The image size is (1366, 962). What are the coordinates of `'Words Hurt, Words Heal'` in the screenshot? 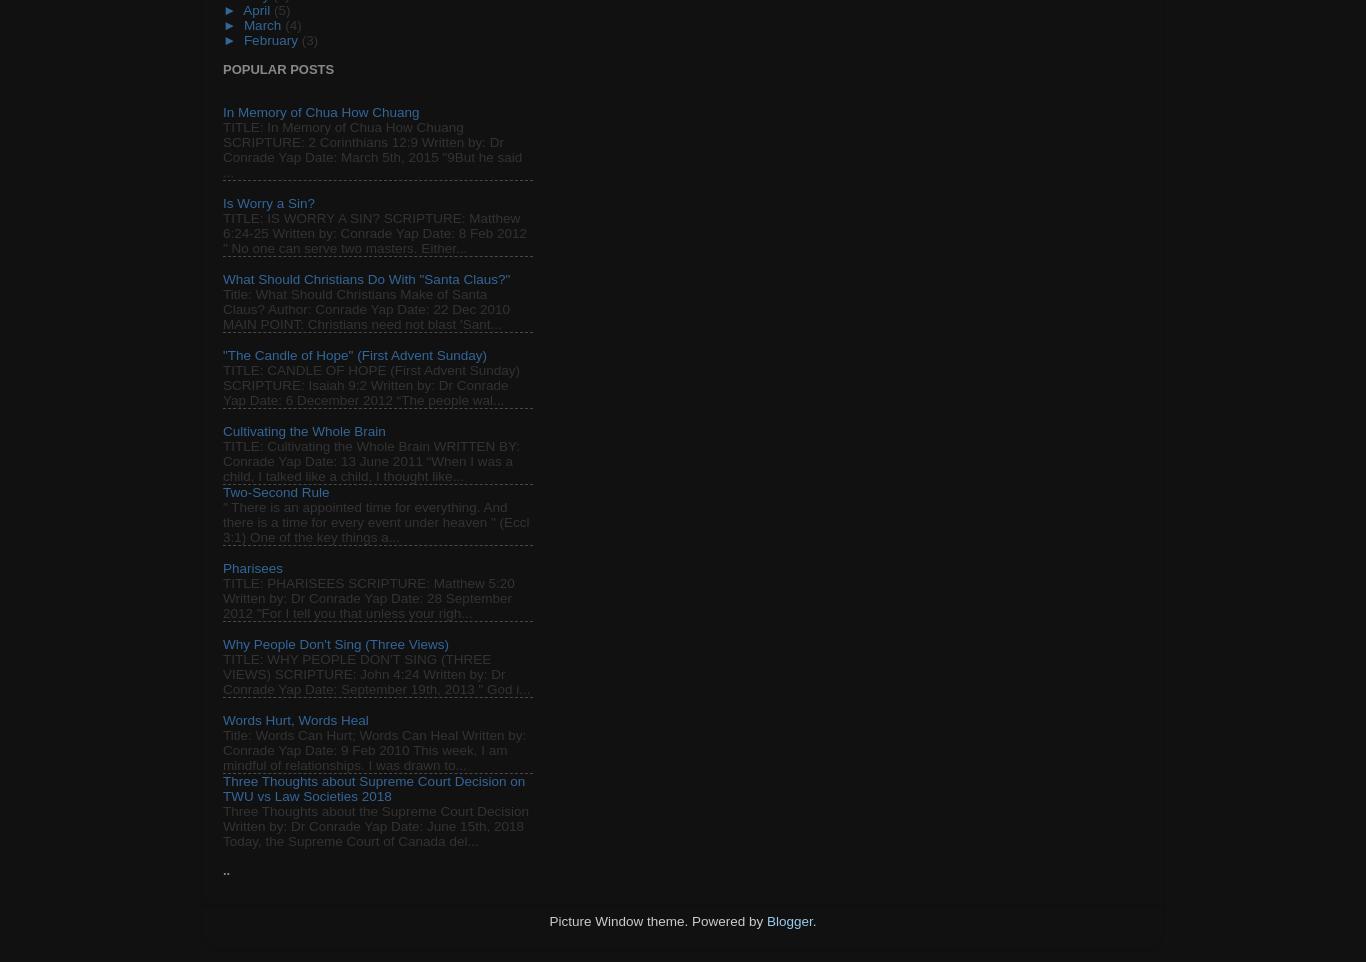 It's located at (295, 719).